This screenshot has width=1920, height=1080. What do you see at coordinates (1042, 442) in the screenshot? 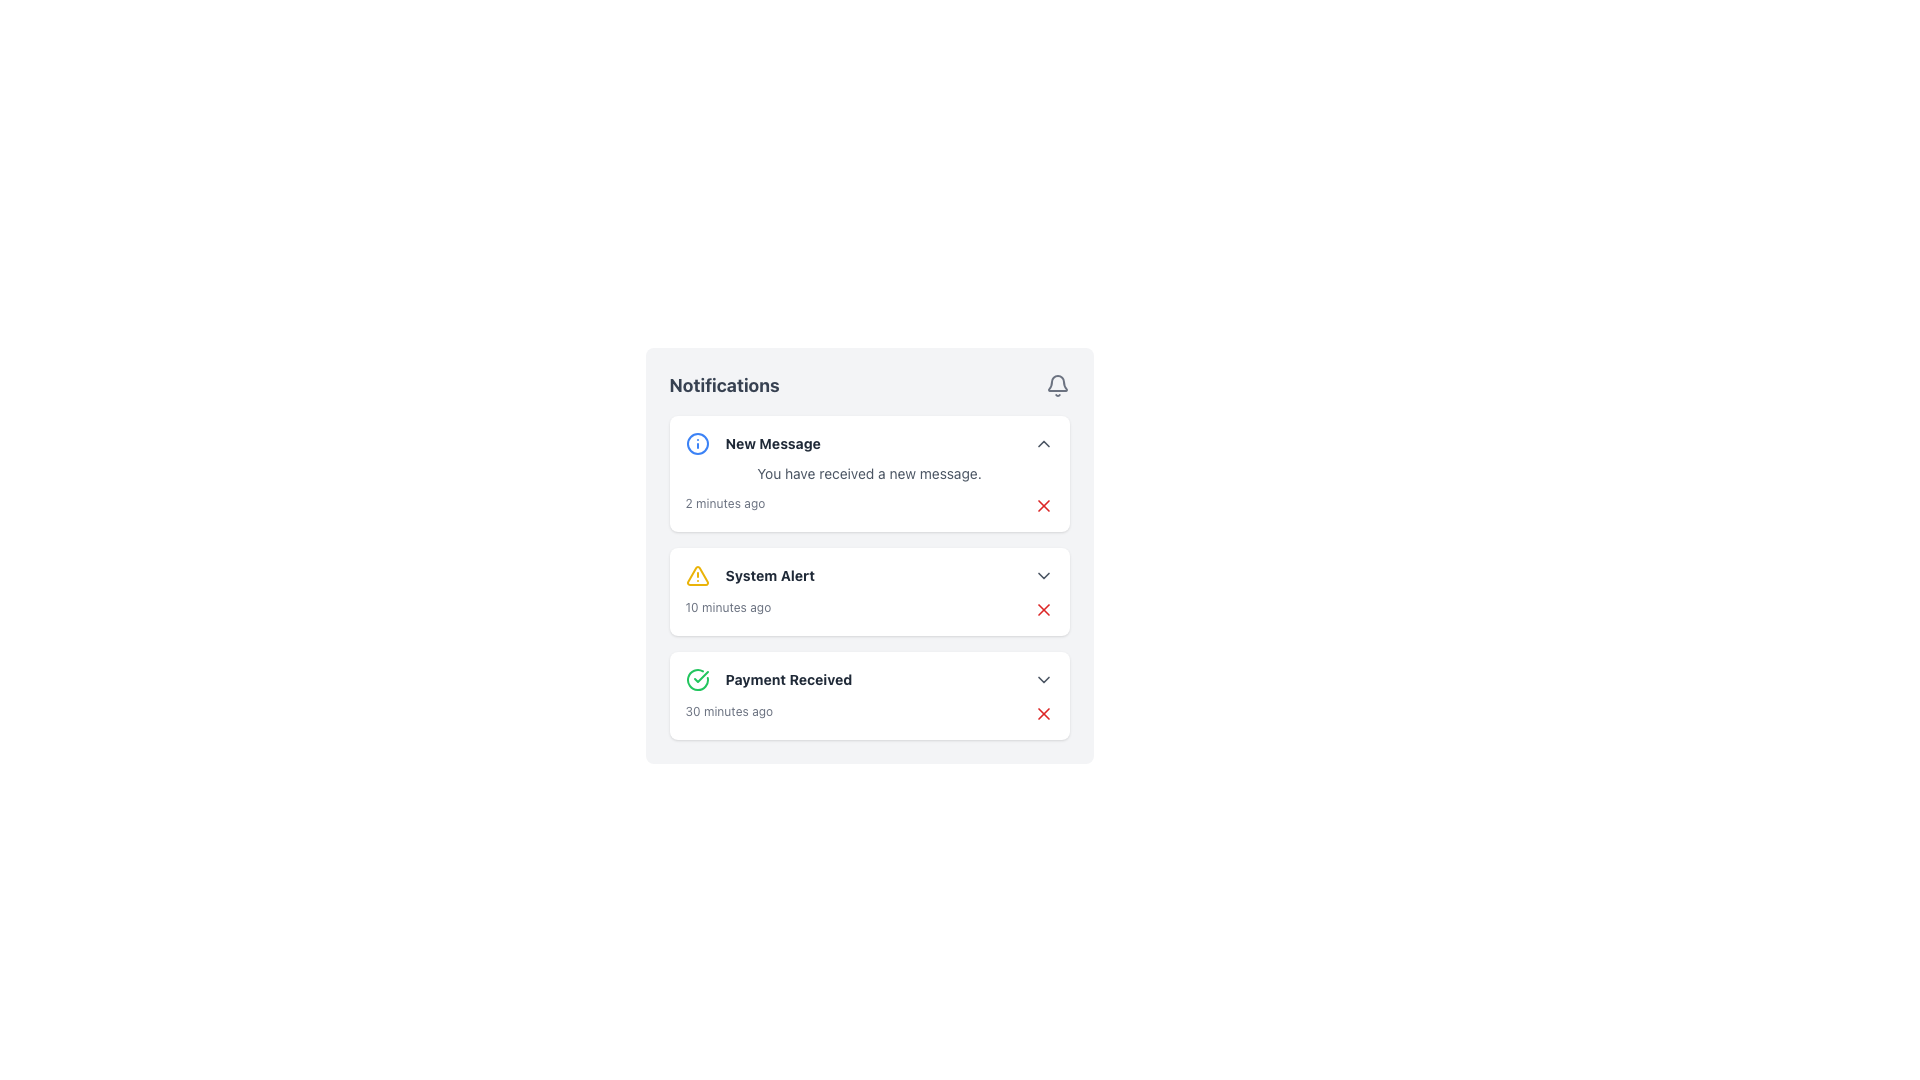
I see `the Toggle Button located at the top-right corner of the 'New Message' notification` at bounding box center [1042, 442].